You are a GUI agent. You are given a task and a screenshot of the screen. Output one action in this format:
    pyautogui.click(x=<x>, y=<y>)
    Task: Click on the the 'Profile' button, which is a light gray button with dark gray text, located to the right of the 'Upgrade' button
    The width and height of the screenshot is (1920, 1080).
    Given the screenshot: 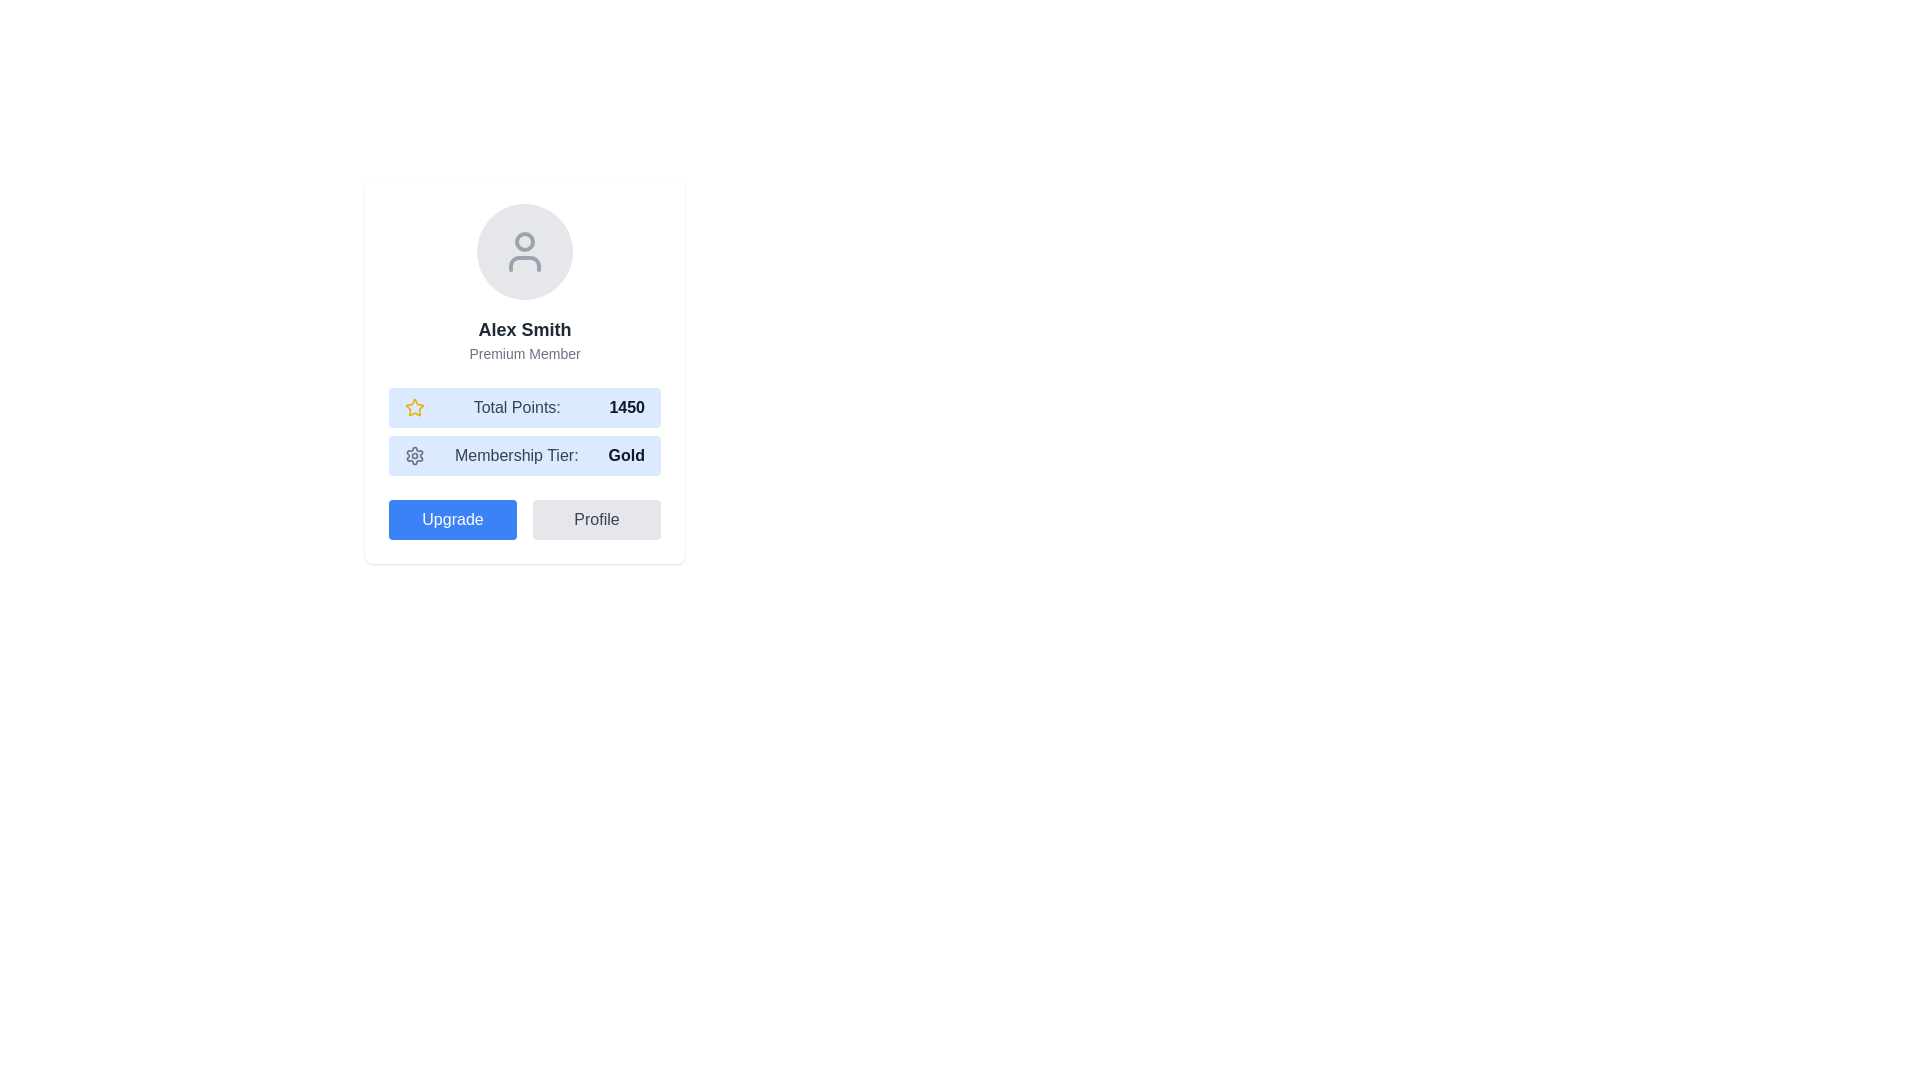 What is the action you would take?
    pyautogui.click(x=595, y=519)
    